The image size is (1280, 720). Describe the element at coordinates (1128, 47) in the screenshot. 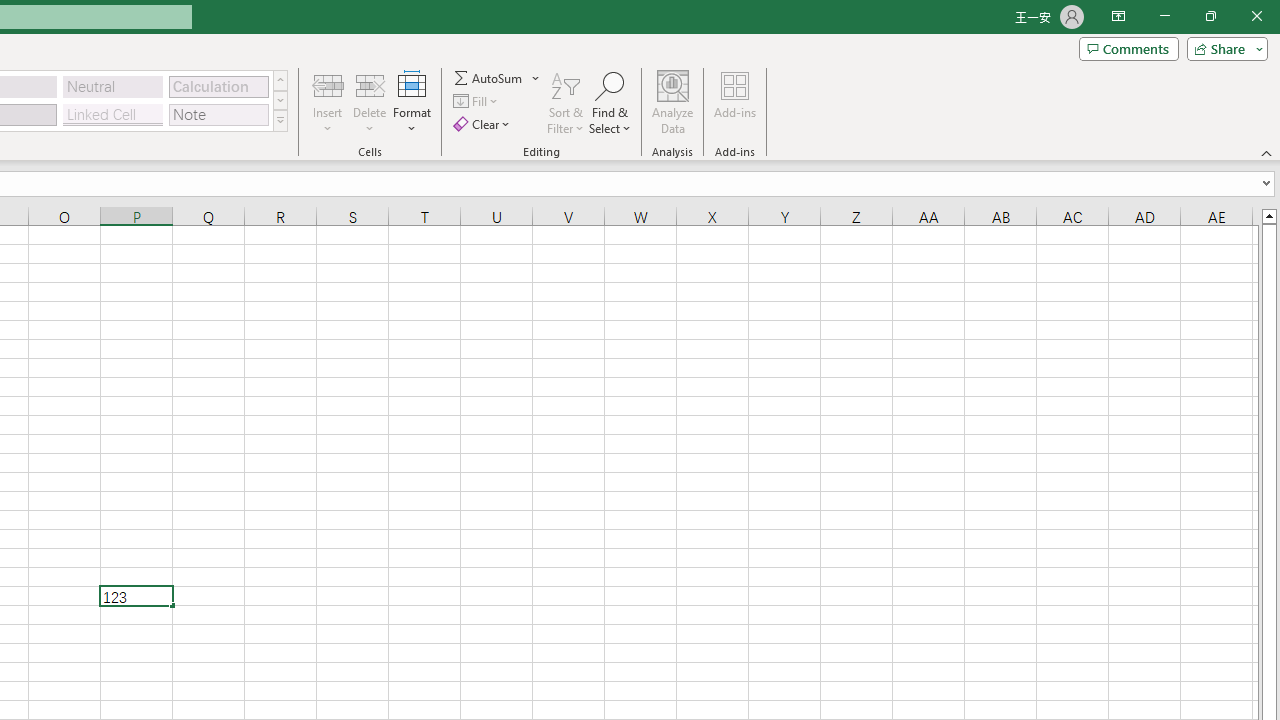

I see `'Comments'` at that location.